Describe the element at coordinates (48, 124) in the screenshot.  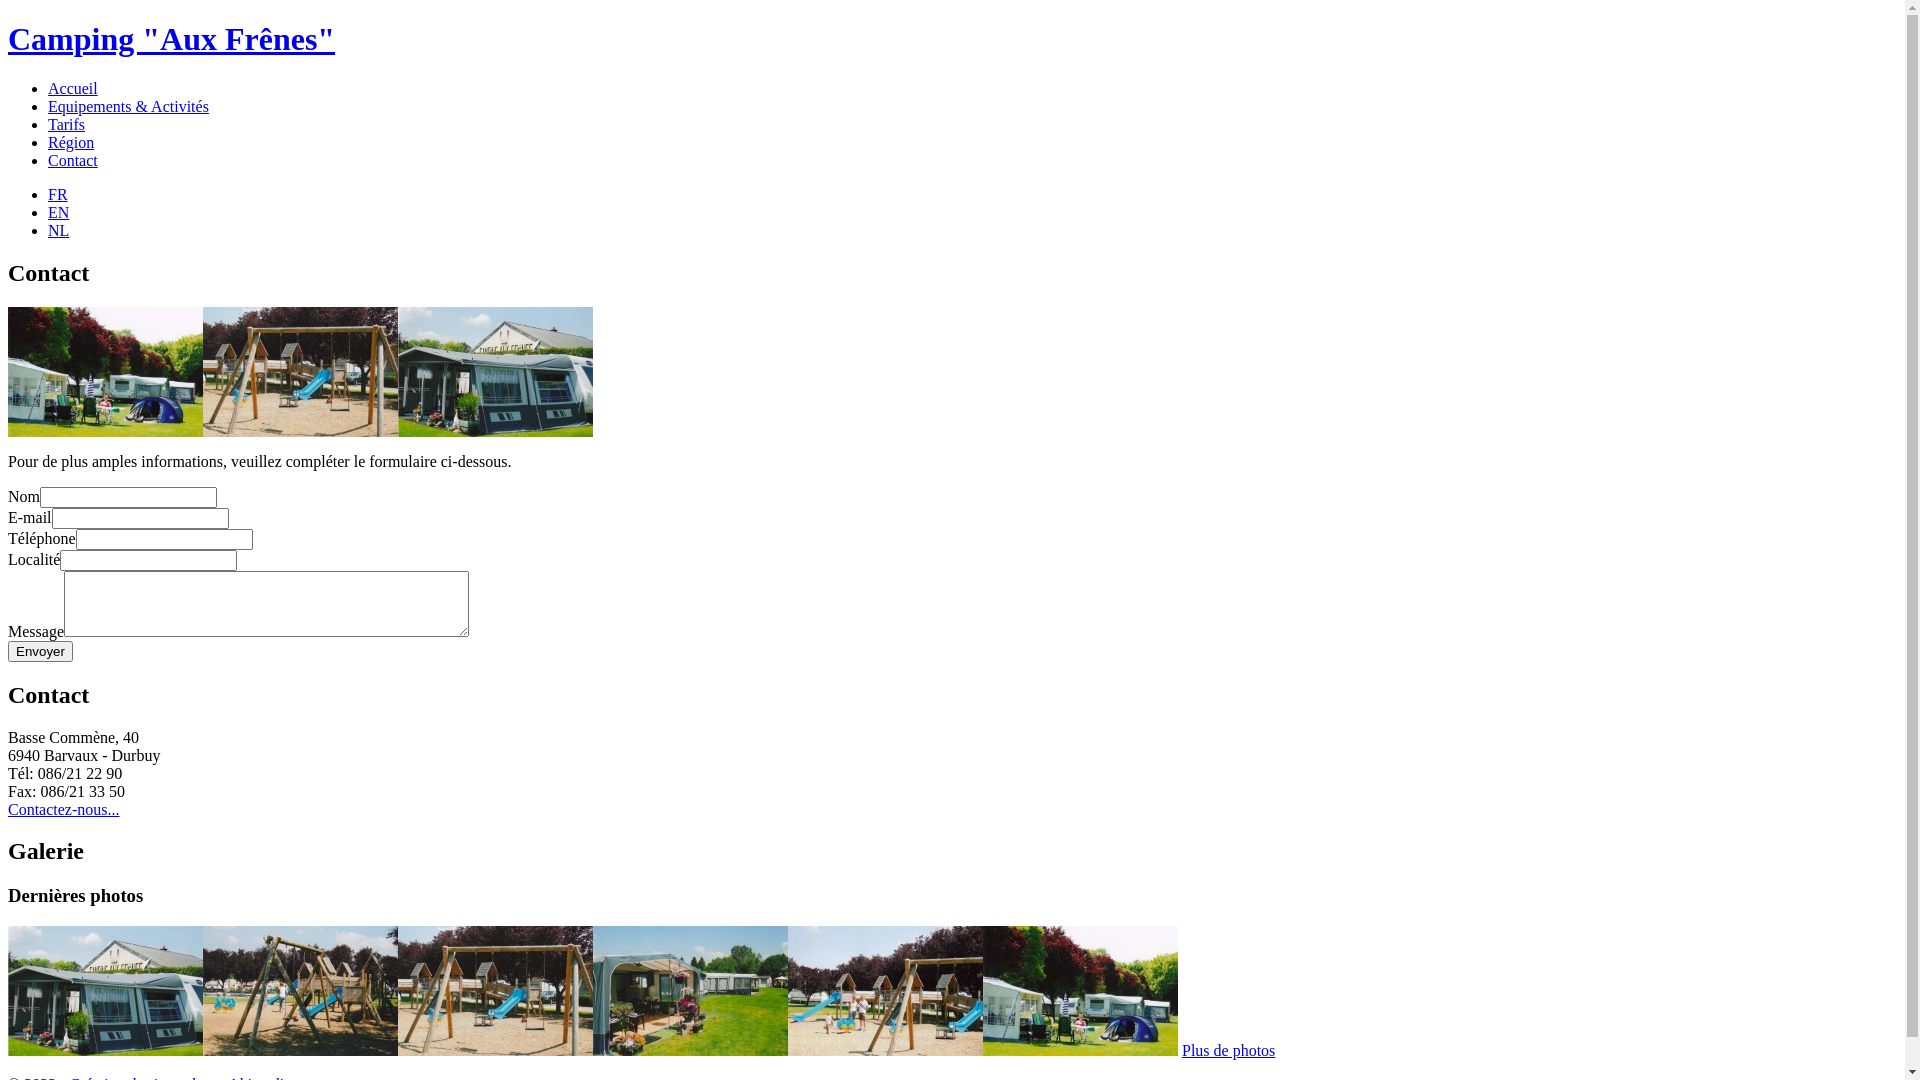
I see `'Tarifs'` at that location.